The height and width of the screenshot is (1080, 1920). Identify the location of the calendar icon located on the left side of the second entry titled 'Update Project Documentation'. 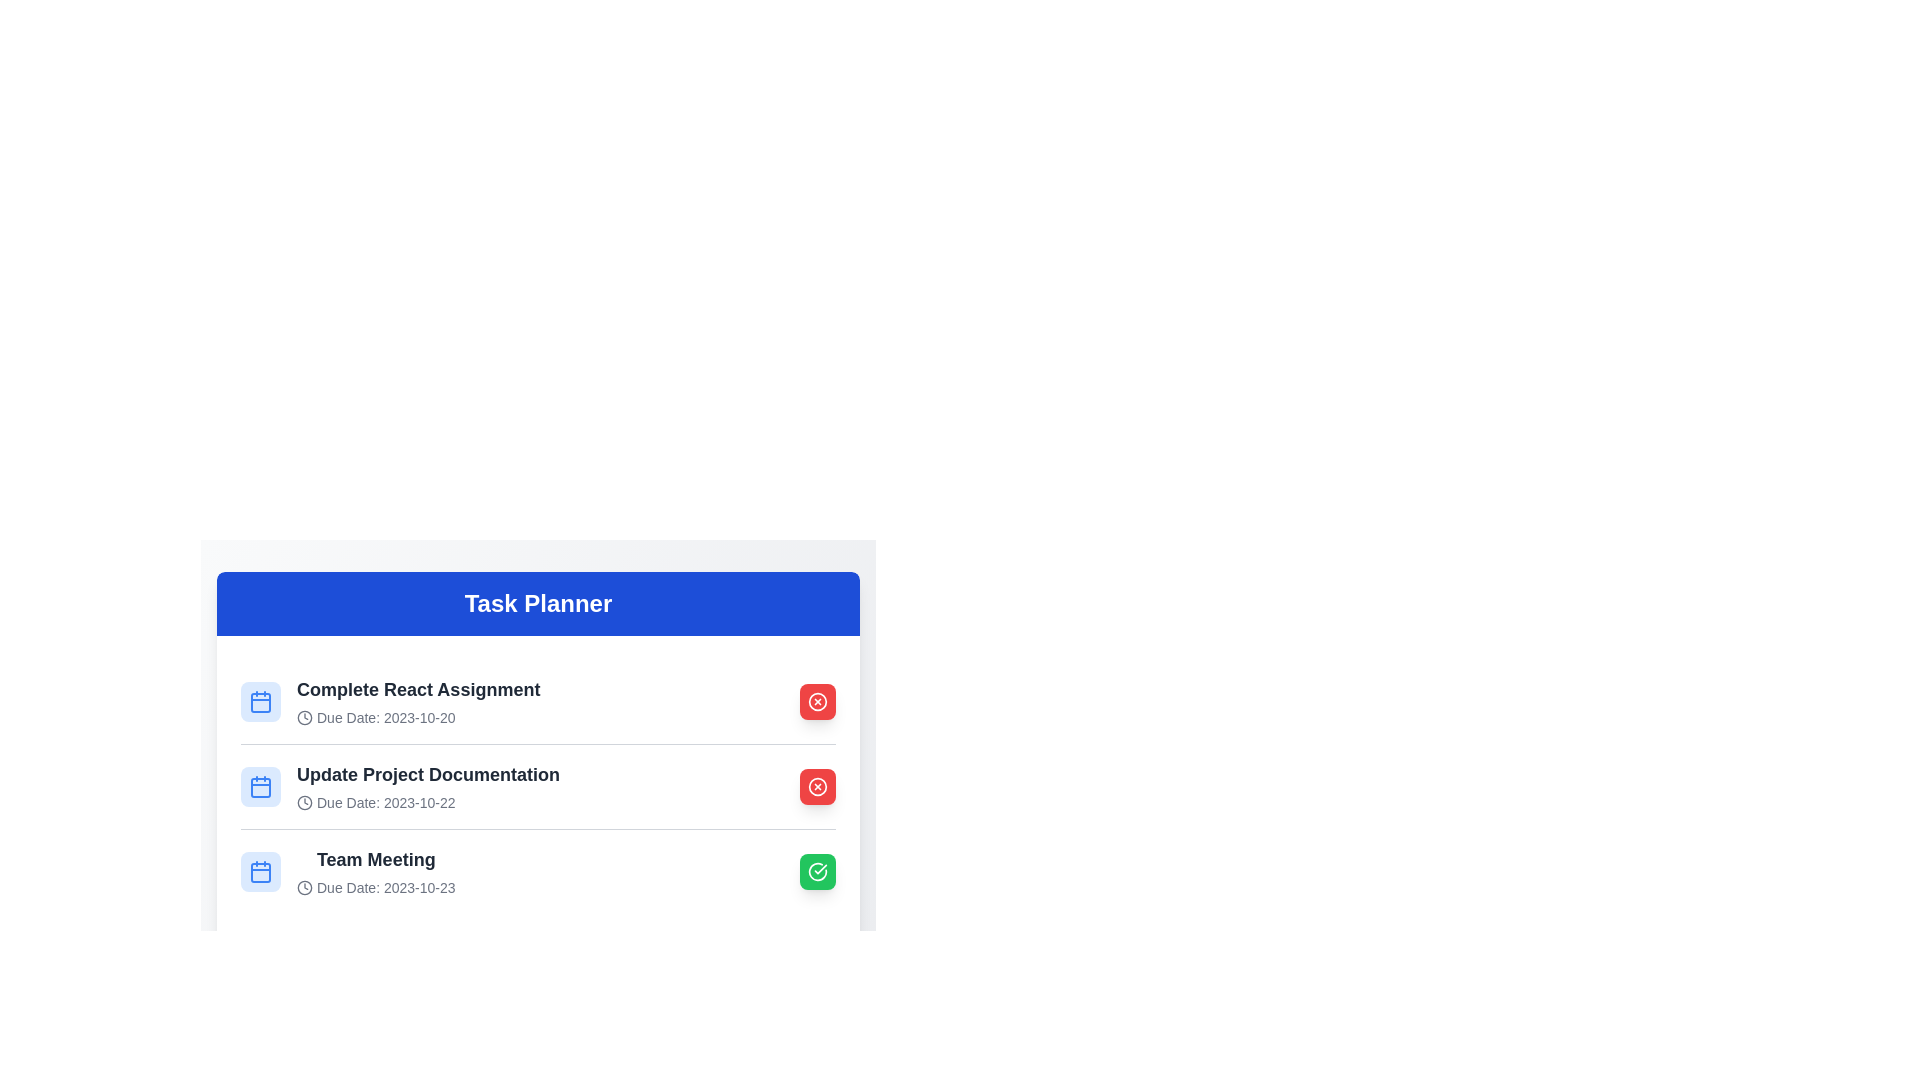
(259, 786).